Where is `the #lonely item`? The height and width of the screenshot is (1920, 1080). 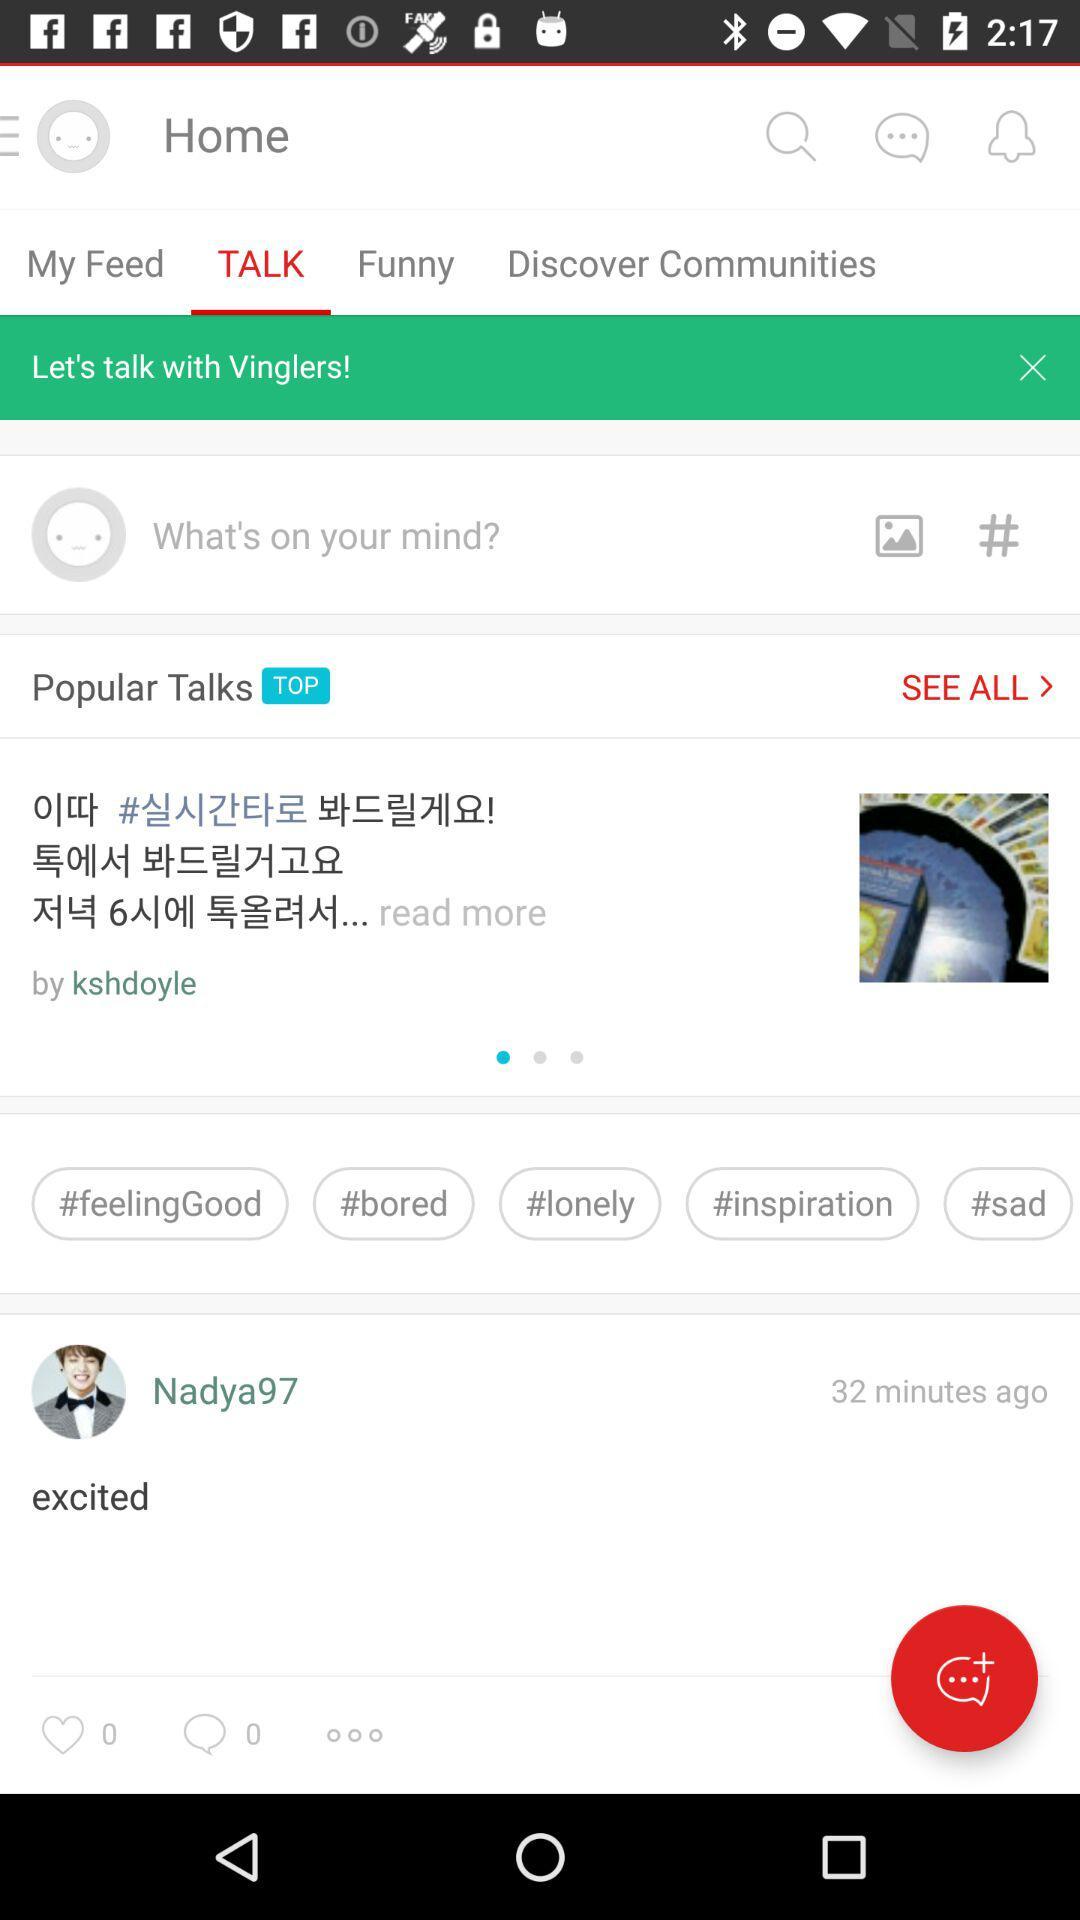 the #lonely item is located at coordinates (580, 1202).